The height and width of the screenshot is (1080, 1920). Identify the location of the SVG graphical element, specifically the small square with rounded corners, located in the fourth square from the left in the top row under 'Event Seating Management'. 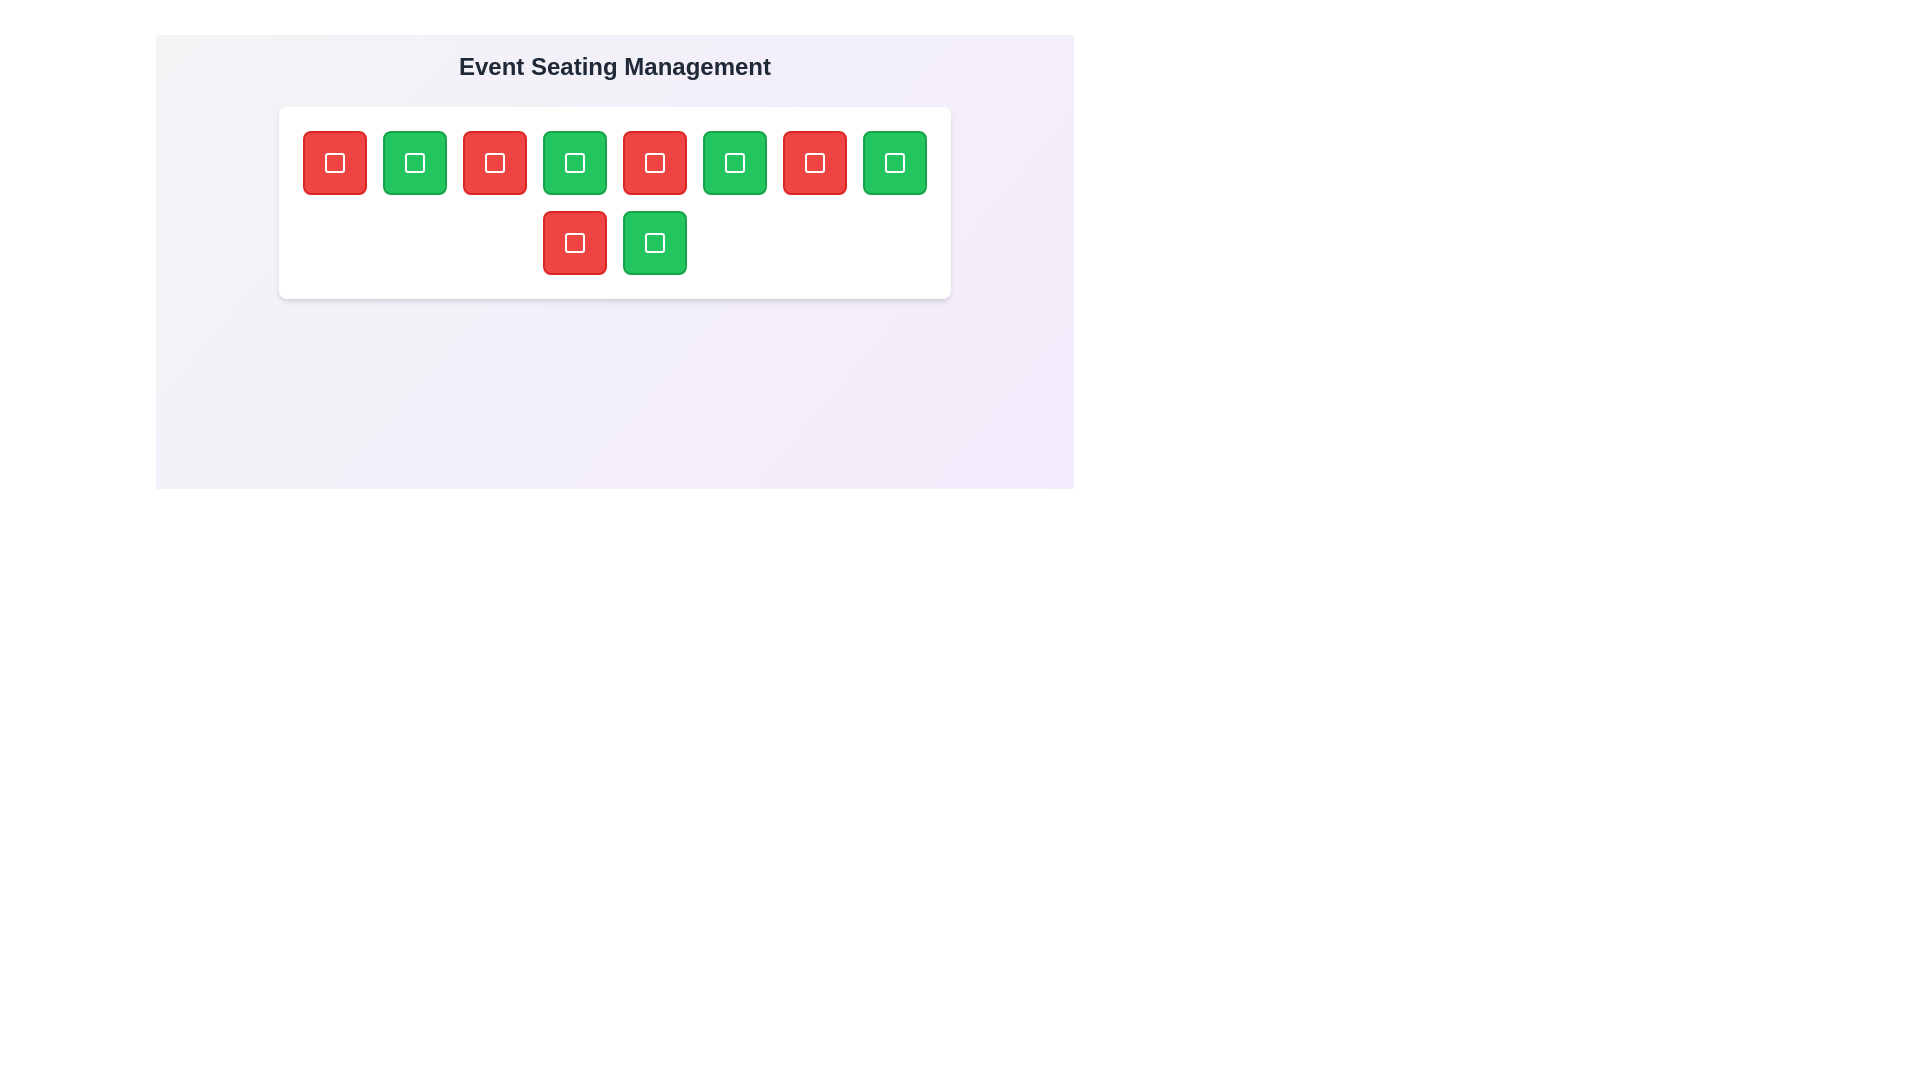
(654, 161).